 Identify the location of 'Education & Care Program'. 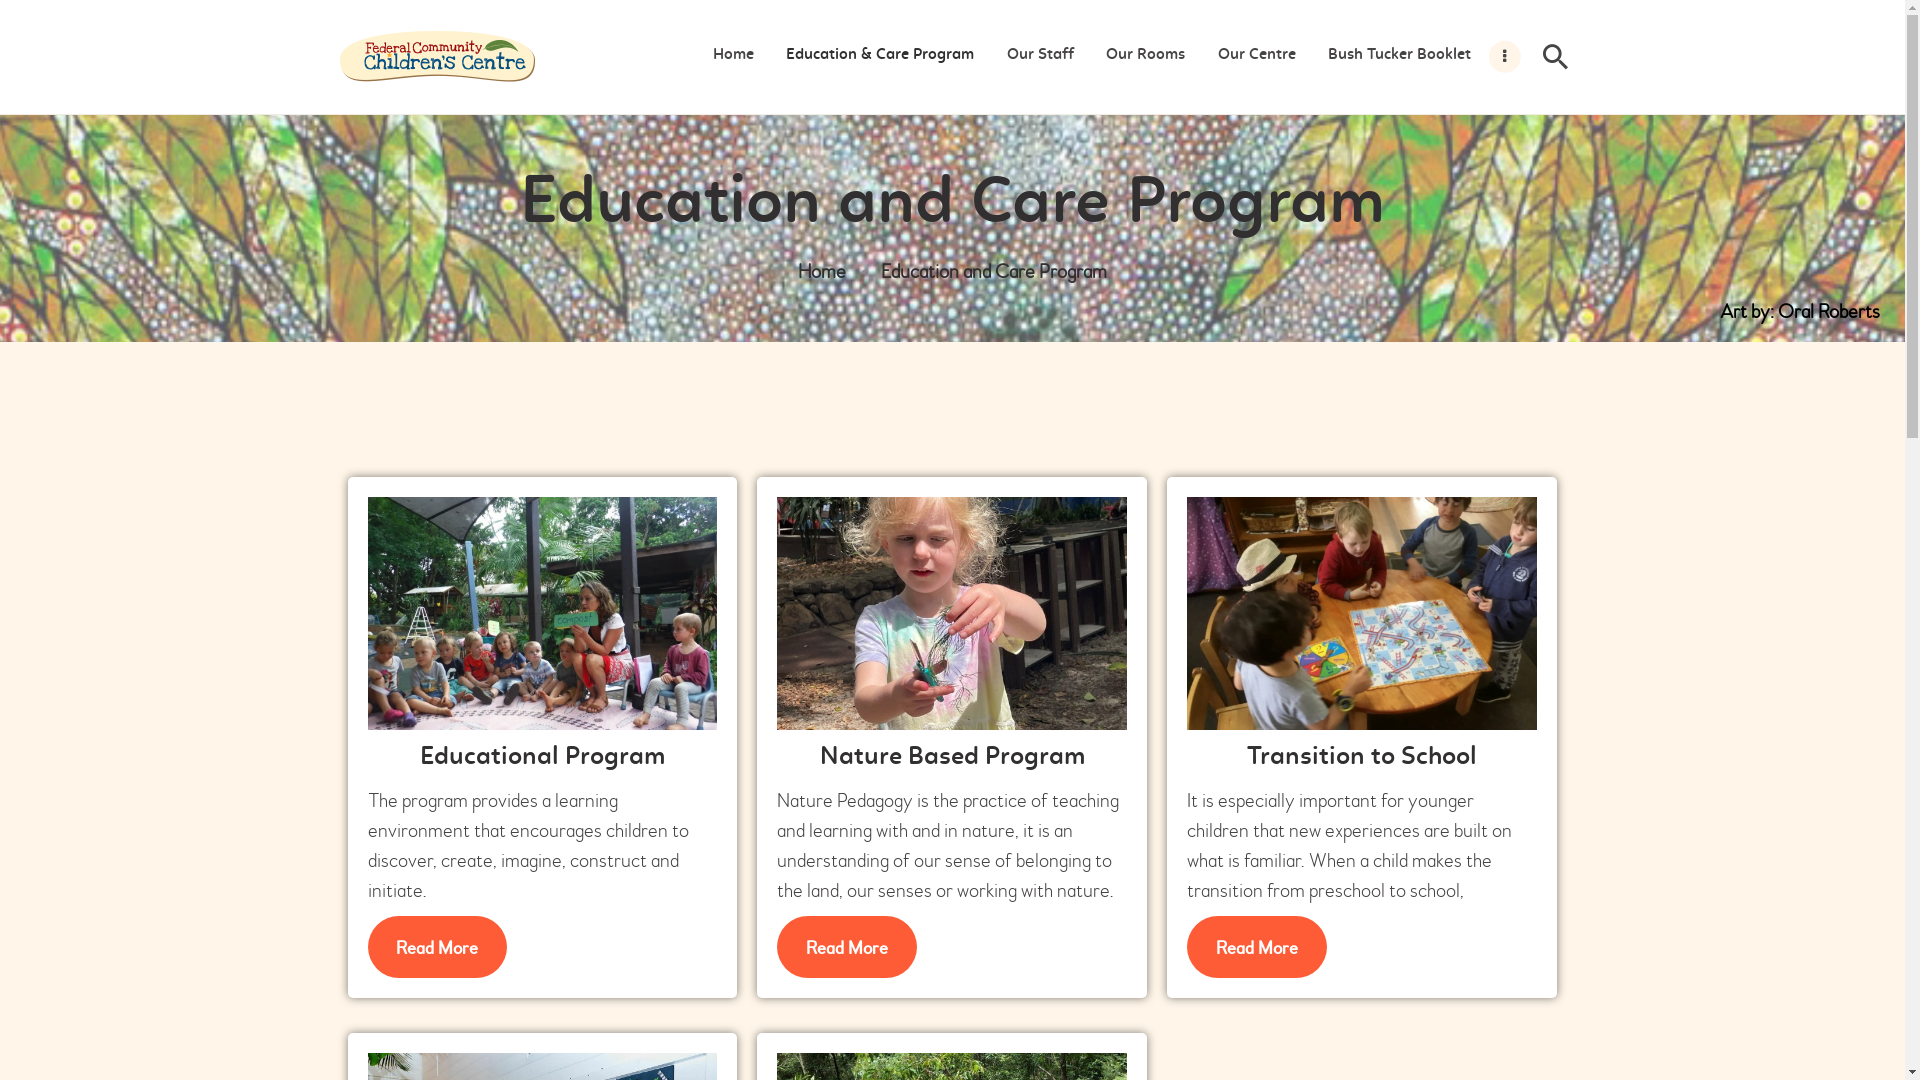
(879, 55).